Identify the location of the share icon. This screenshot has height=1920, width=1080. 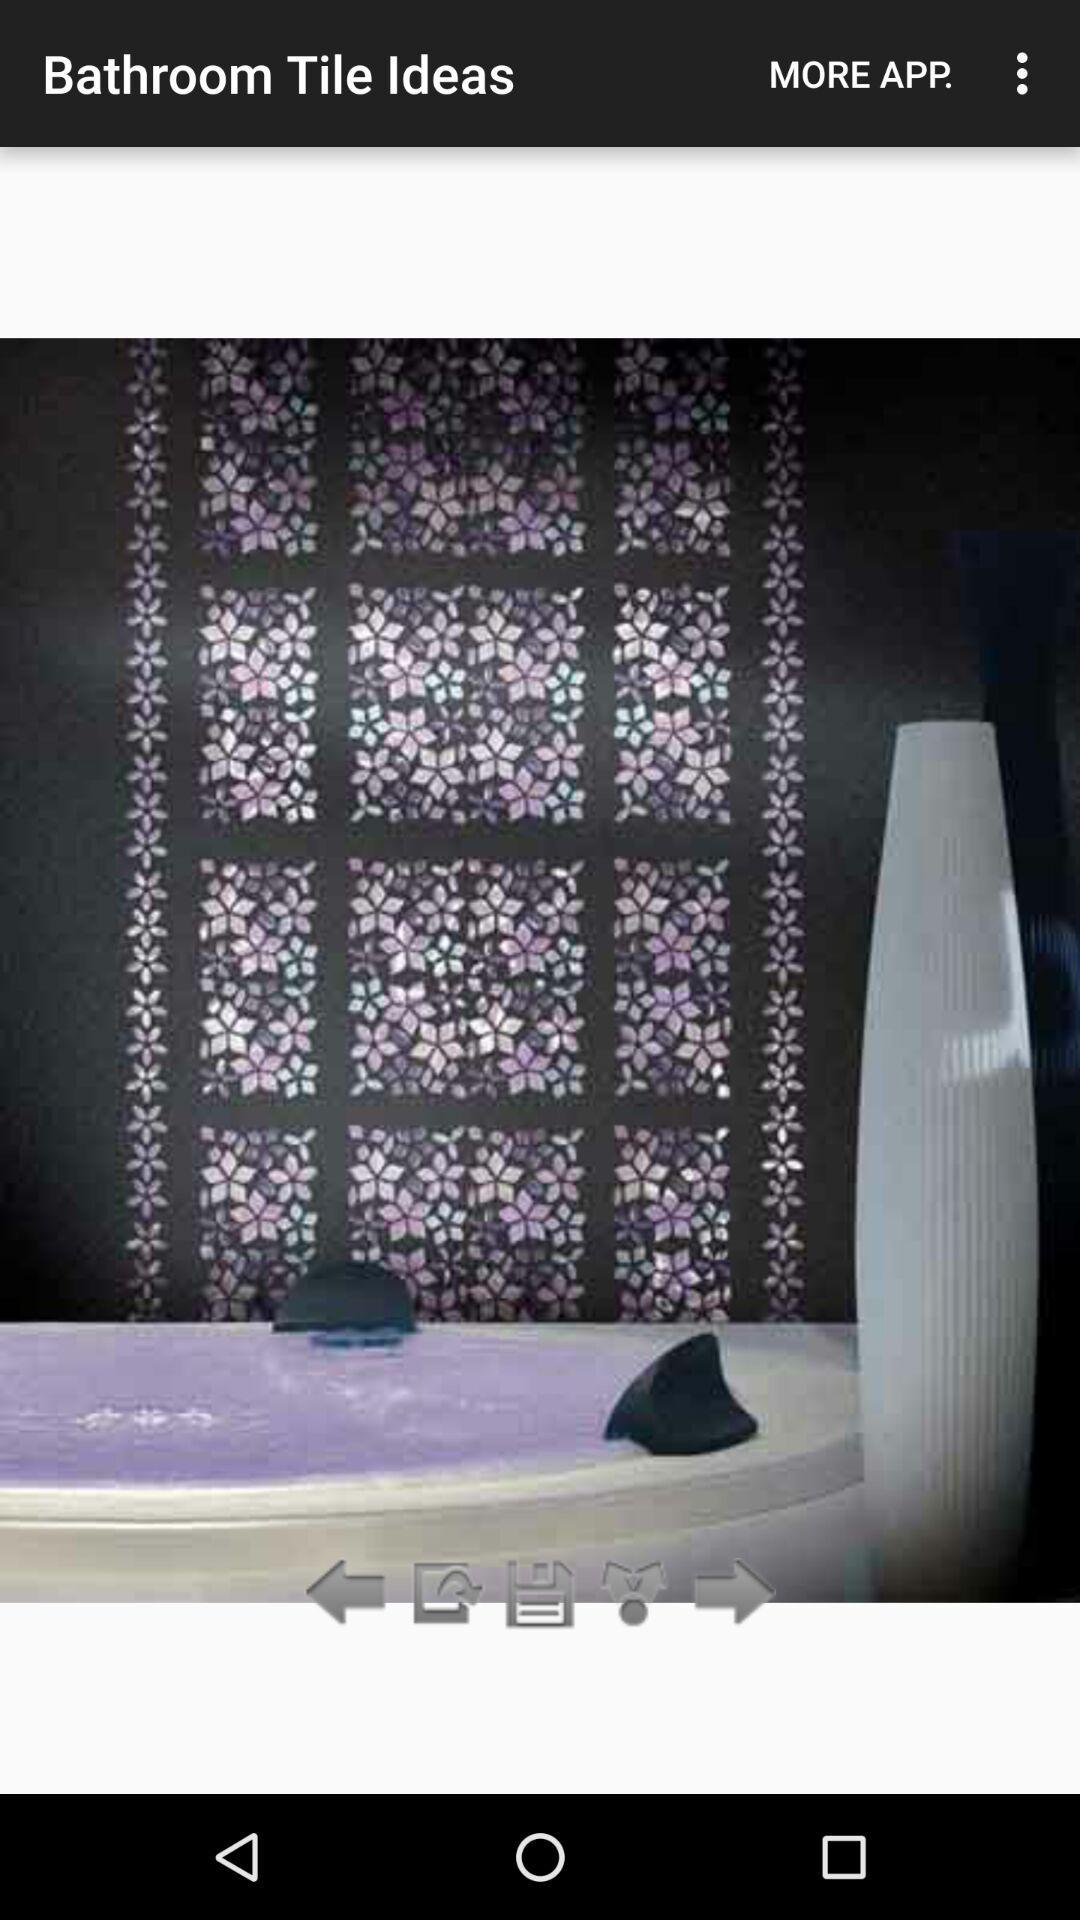
(634, 1593).